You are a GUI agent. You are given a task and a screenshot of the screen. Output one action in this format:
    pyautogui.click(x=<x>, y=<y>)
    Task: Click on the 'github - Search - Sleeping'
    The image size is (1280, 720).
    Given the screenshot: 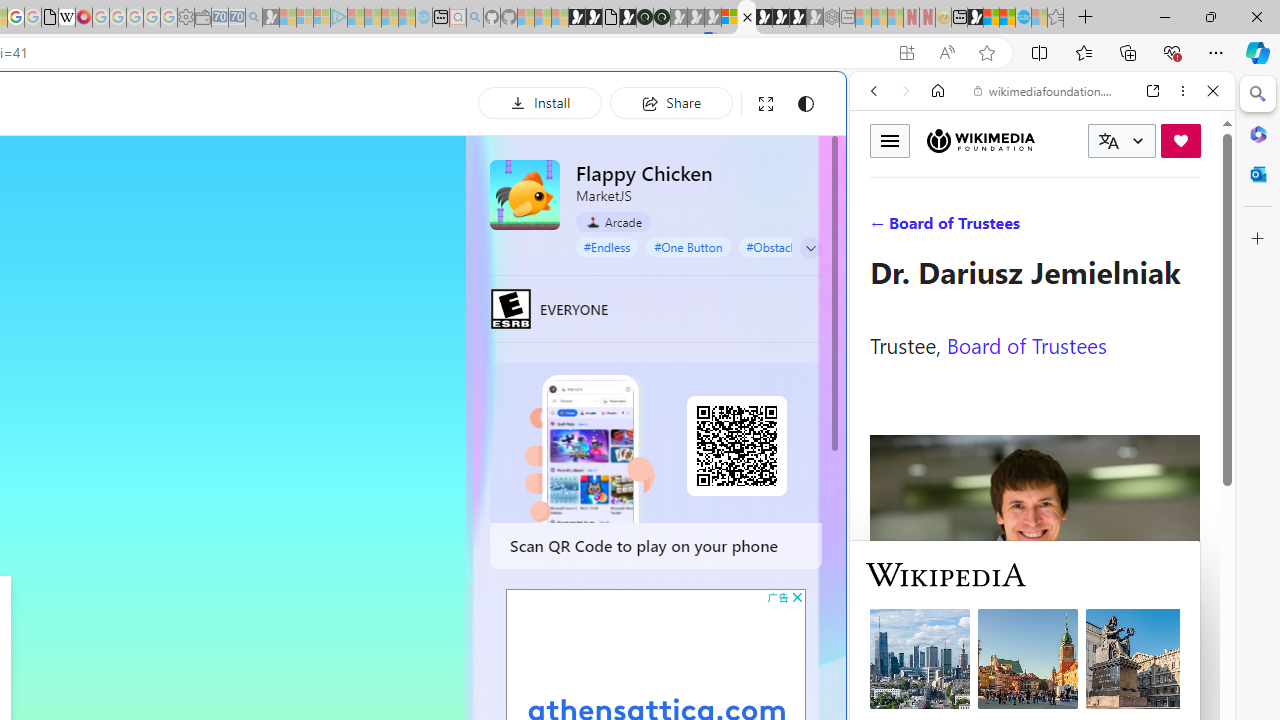 What is the action you would take?
    pyautogui.click(x=473, y=17)
    